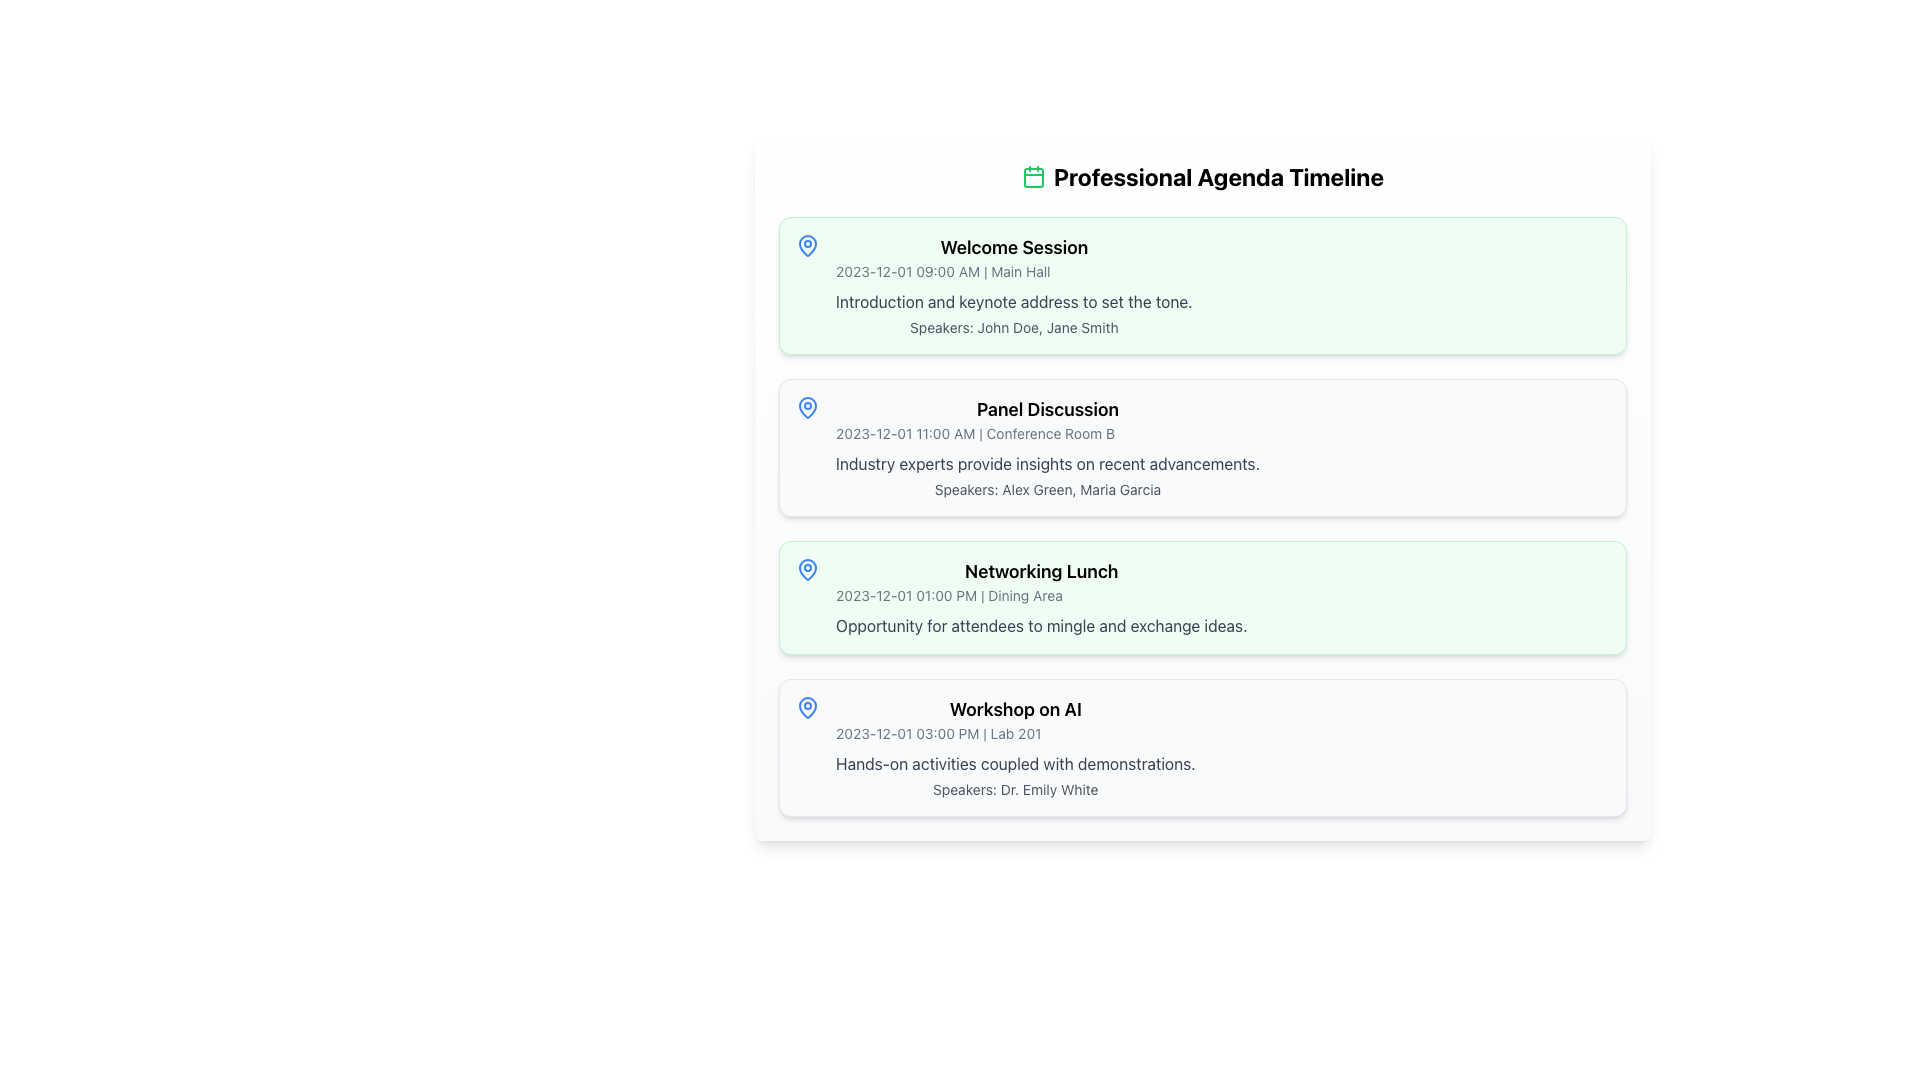  What do you see at coordinates (1046, 463) in the screenshot?
I see `descriptive summary of the 'Panel Discussion' section, which is a static text element located centrally below the date/time and location information` at bounding box center [1046, 463].